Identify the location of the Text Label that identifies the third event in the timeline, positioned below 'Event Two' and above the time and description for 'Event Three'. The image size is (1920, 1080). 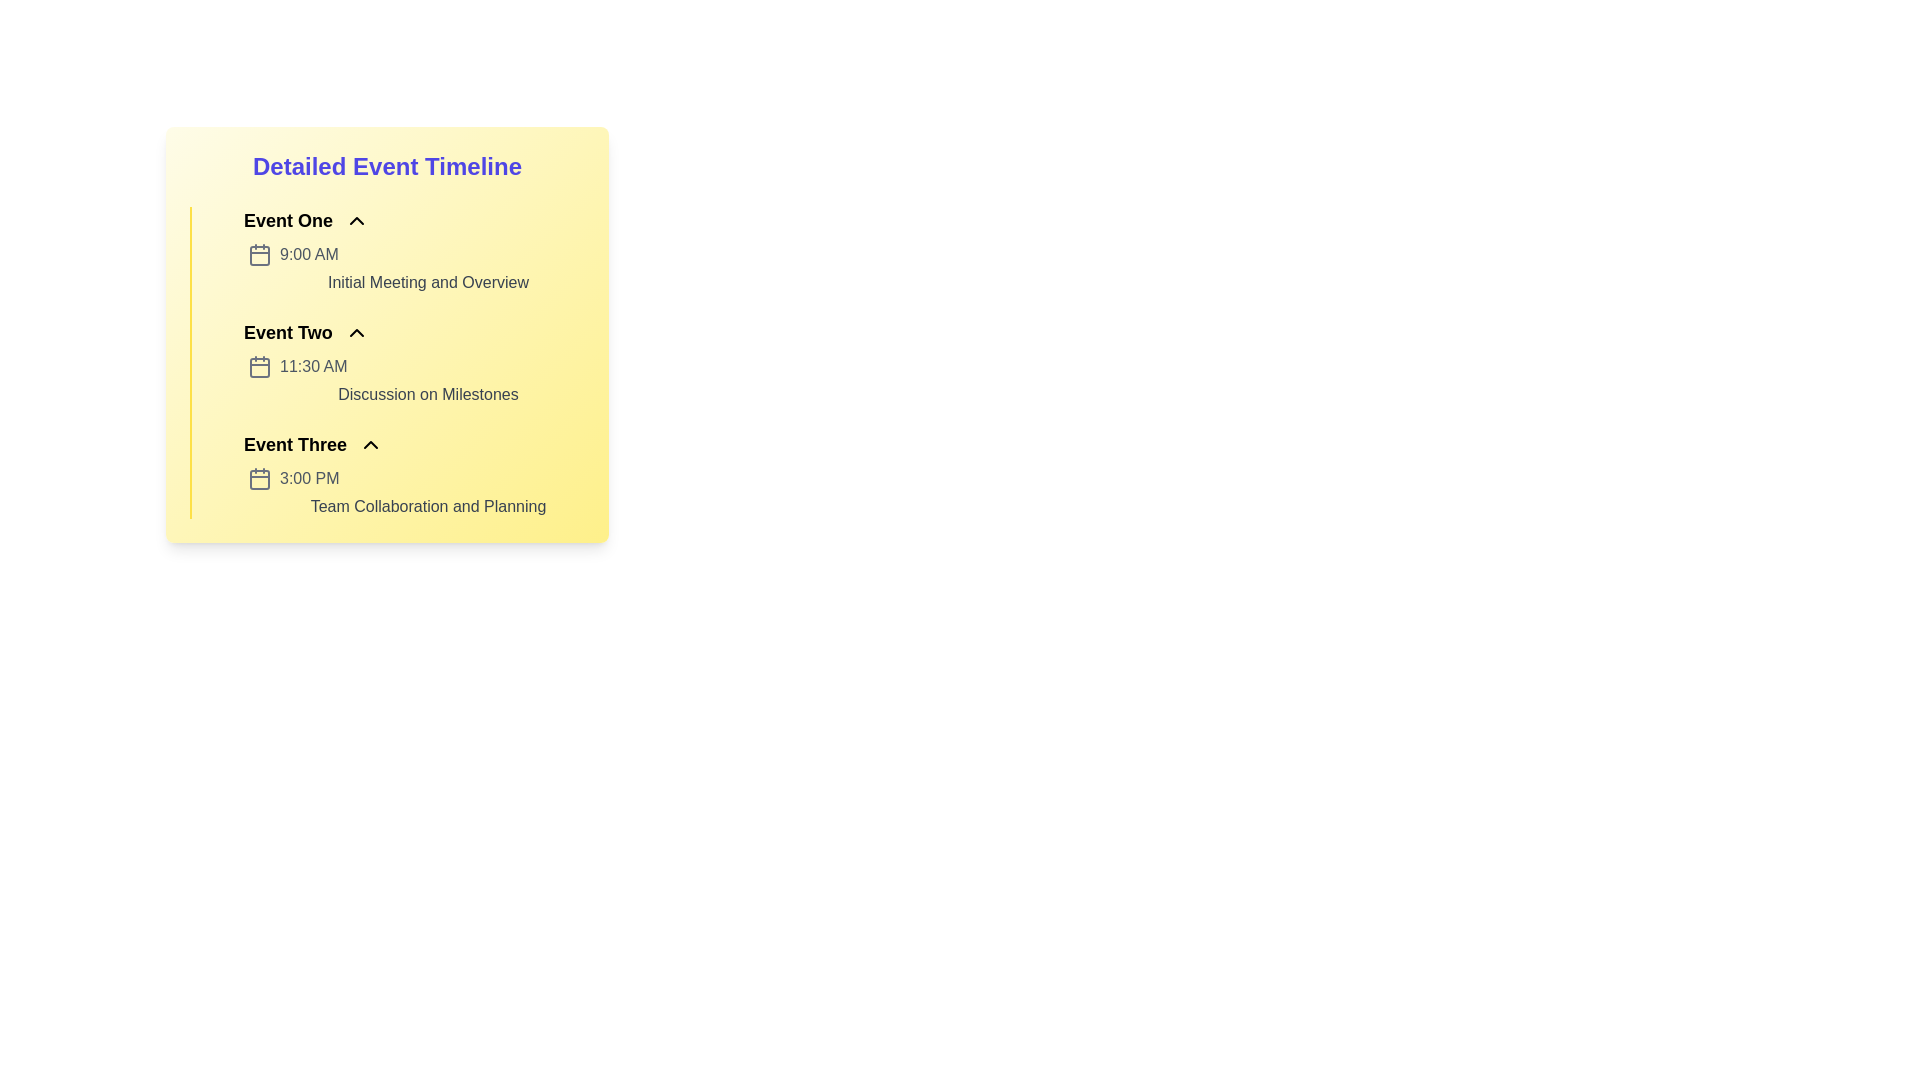
(294, 443).